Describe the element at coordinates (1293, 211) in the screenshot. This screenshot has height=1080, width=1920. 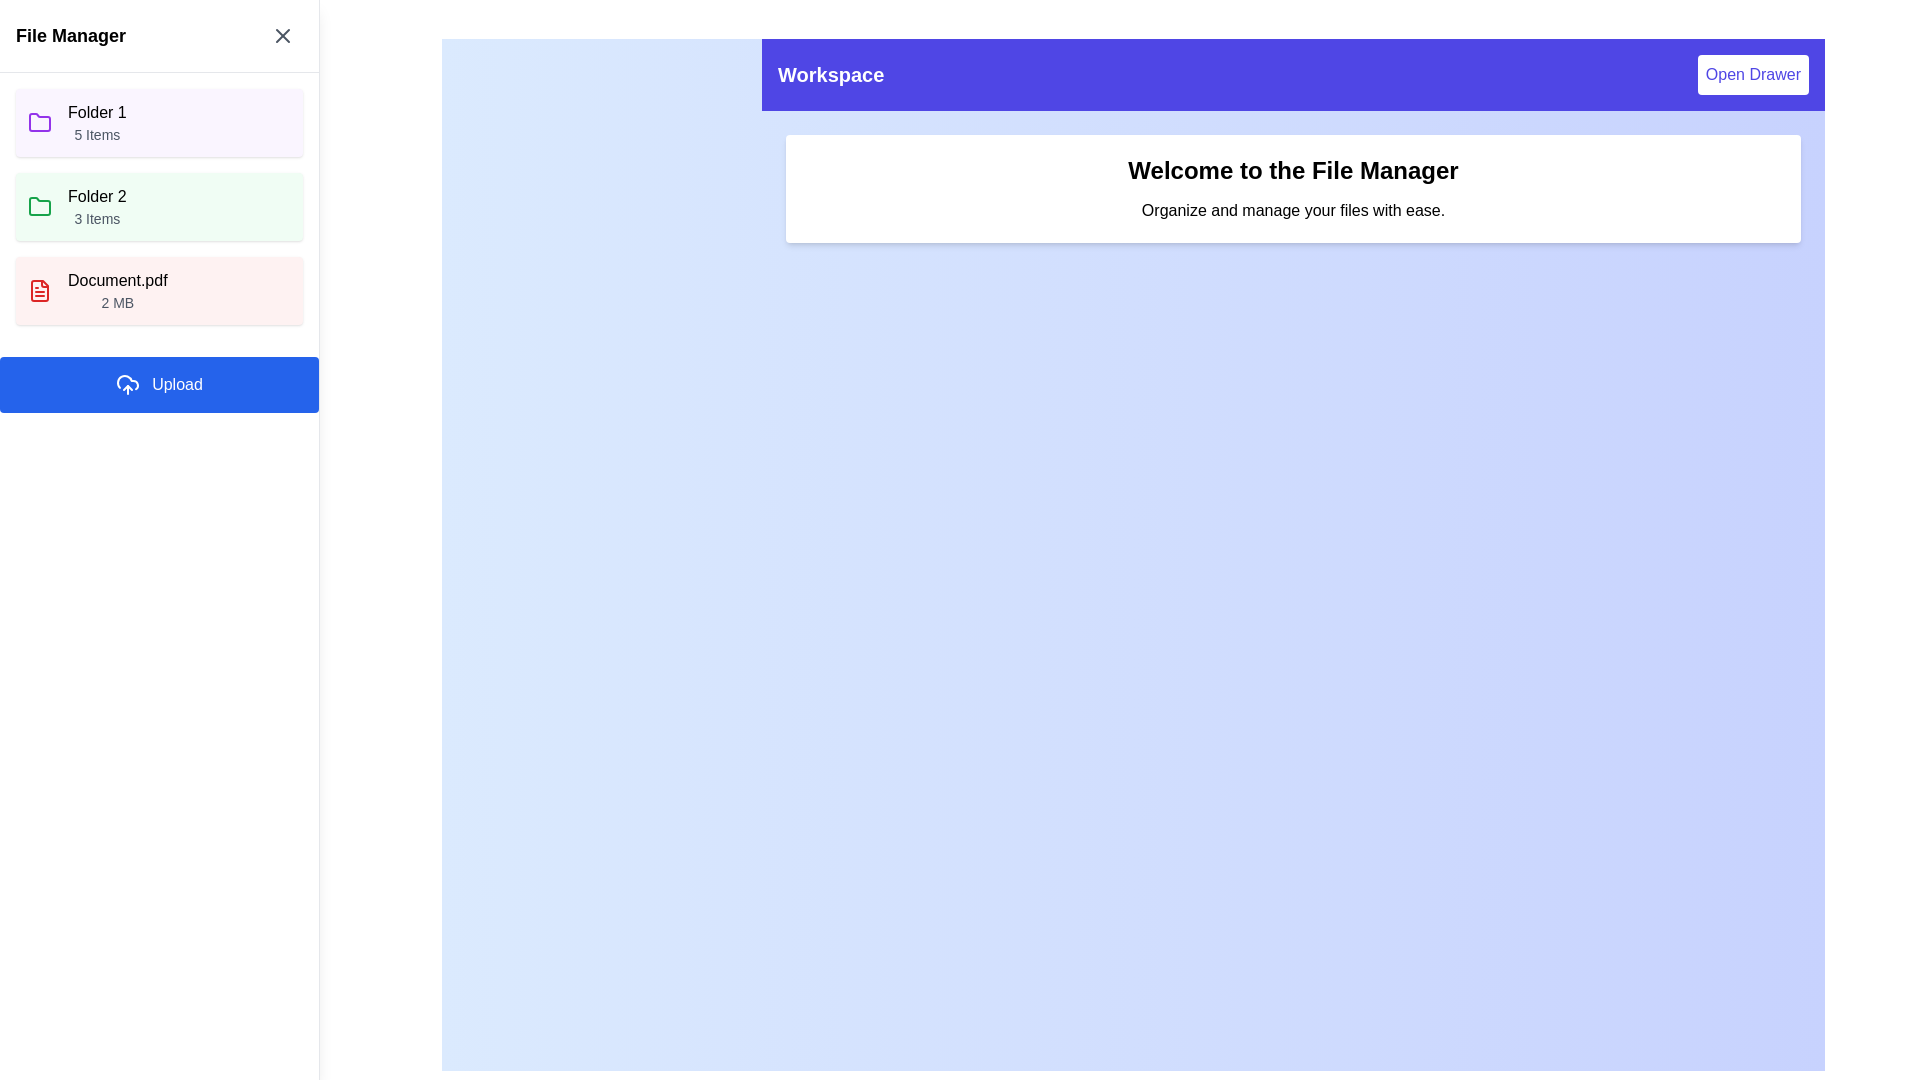
I see `the static text label that contains the message 'Organize and manage your files with ease.' which is located below the heading 'Welcome to the File Manager'` at that location.